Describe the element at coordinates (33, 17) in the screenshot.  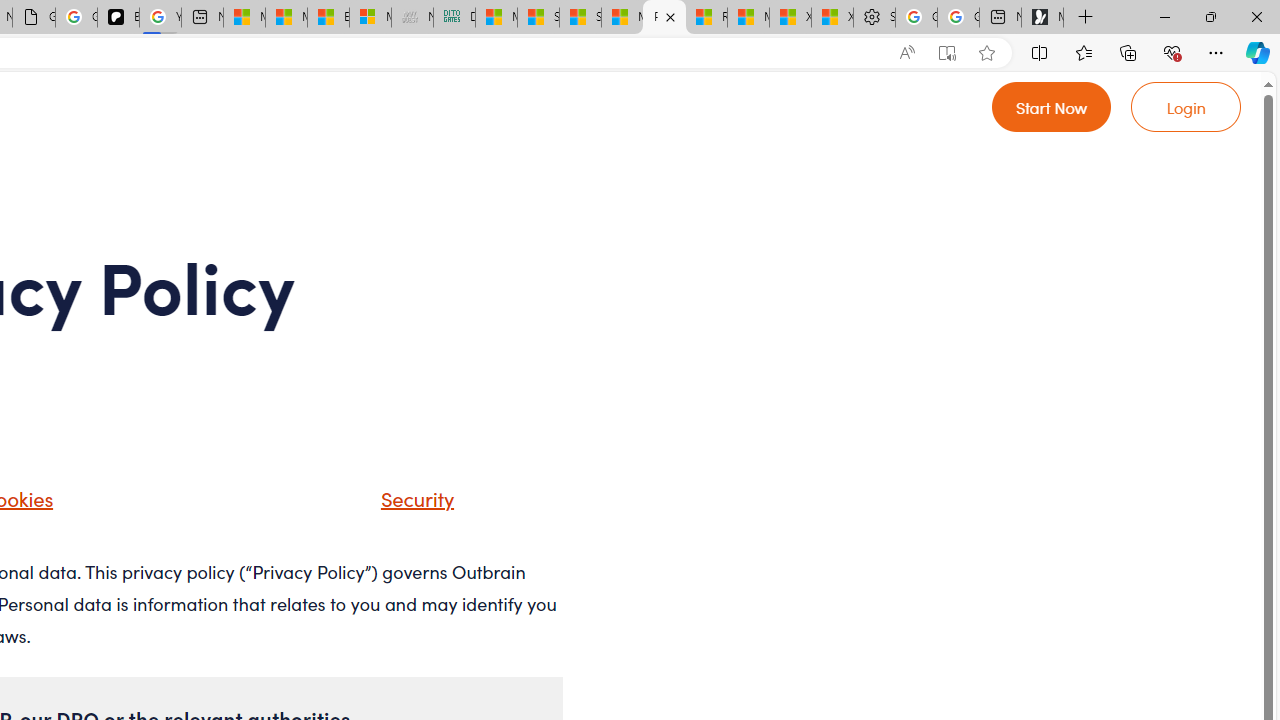
I see `'Google Analytics Opt-out Browser Add-on Download Page'` at that location.